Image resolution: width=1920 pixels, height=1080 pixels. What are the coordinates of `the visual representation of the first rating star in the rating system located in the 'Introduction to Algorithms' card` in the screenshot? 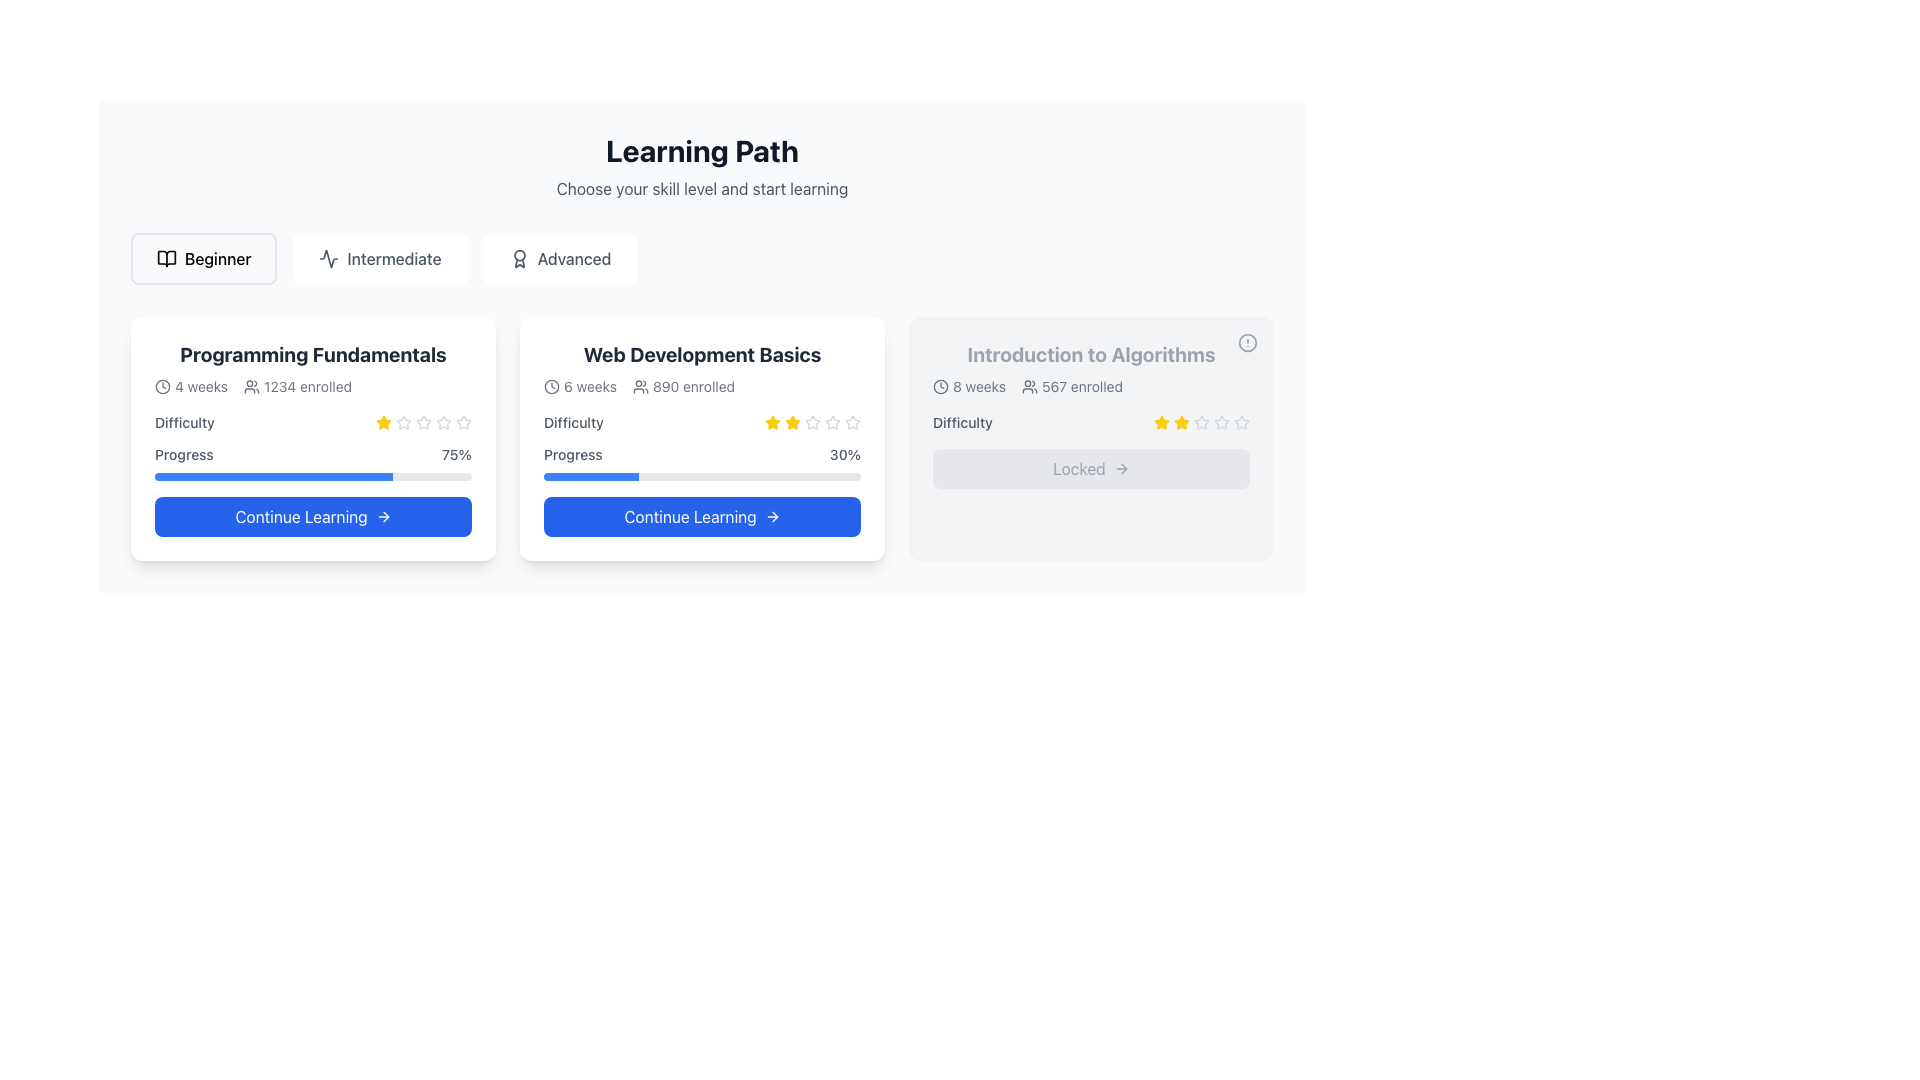 It's located at (1161, 422).